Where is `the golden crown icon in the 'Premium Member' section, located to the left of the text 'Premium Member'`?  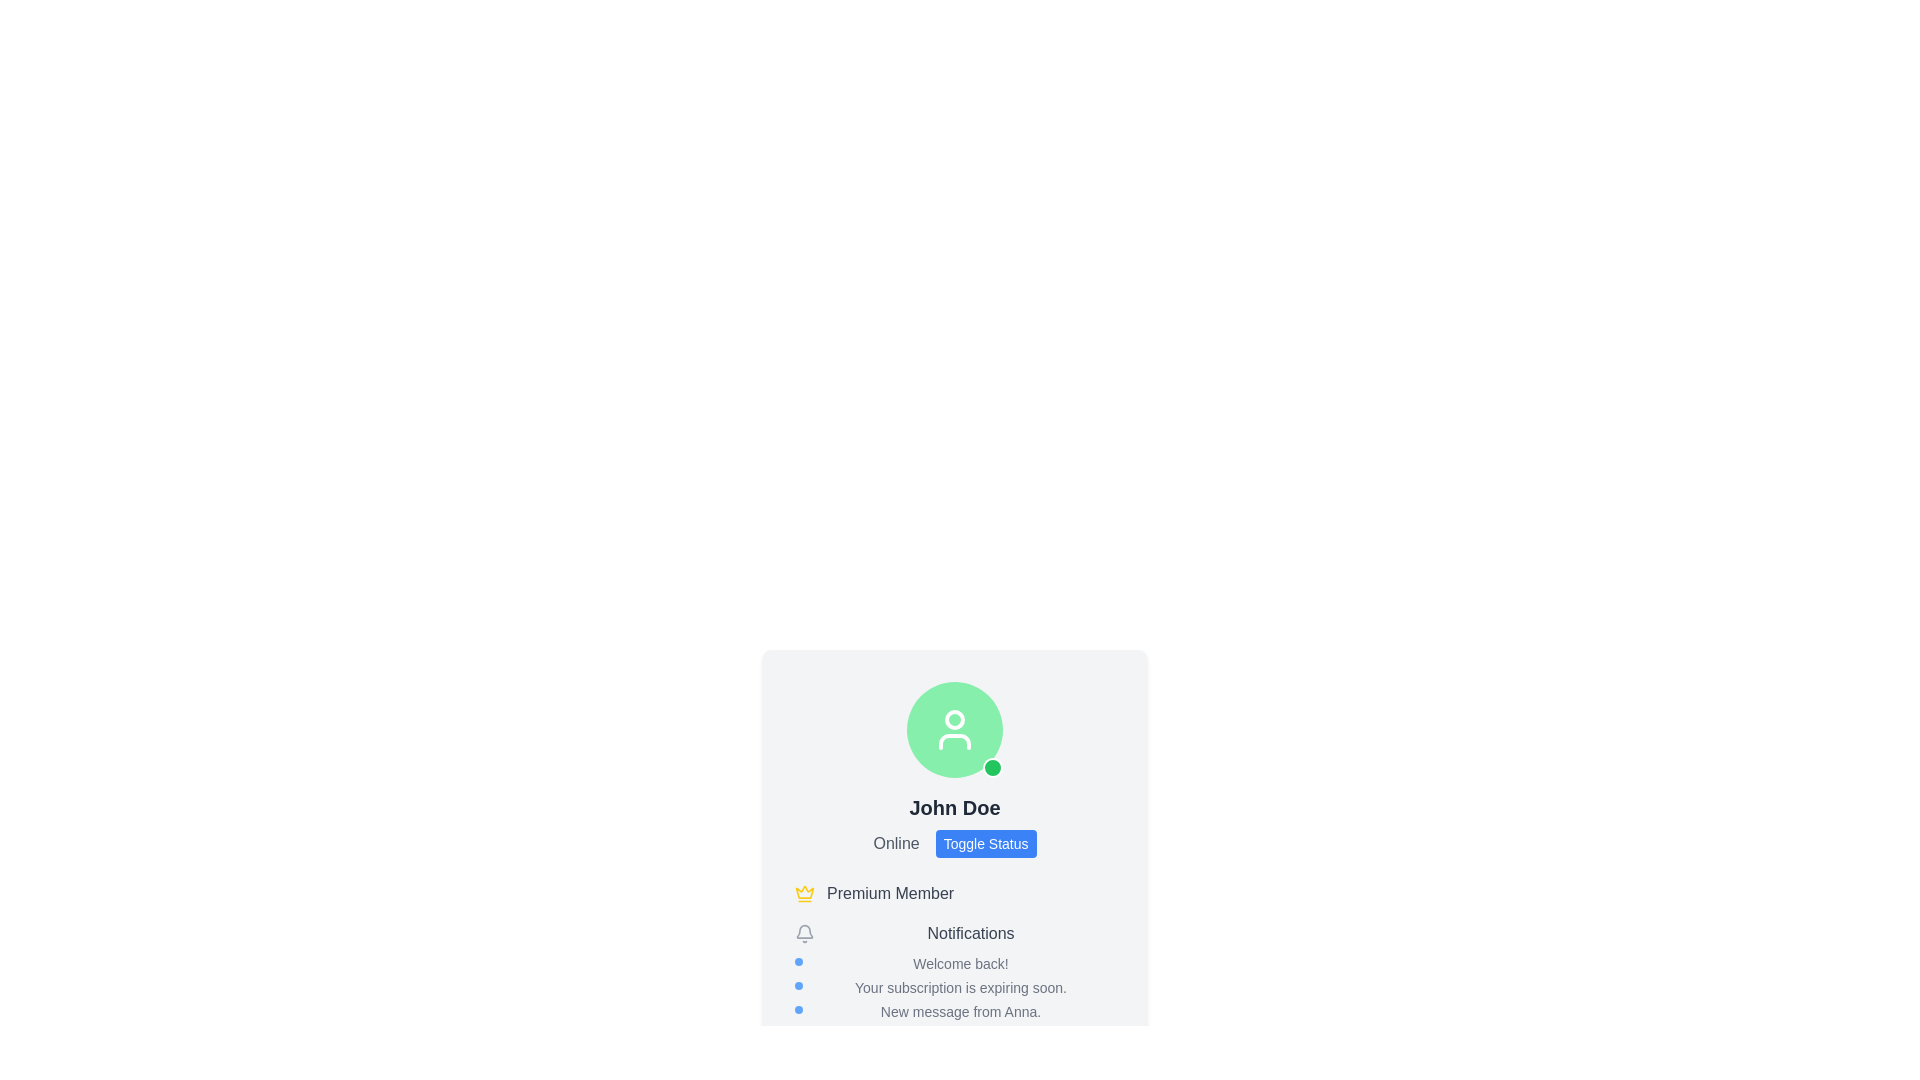
the golden crown icon in the 'Premium Member' section, located to the left of the text 'Premium Member' is located at coordinates (805, 891).